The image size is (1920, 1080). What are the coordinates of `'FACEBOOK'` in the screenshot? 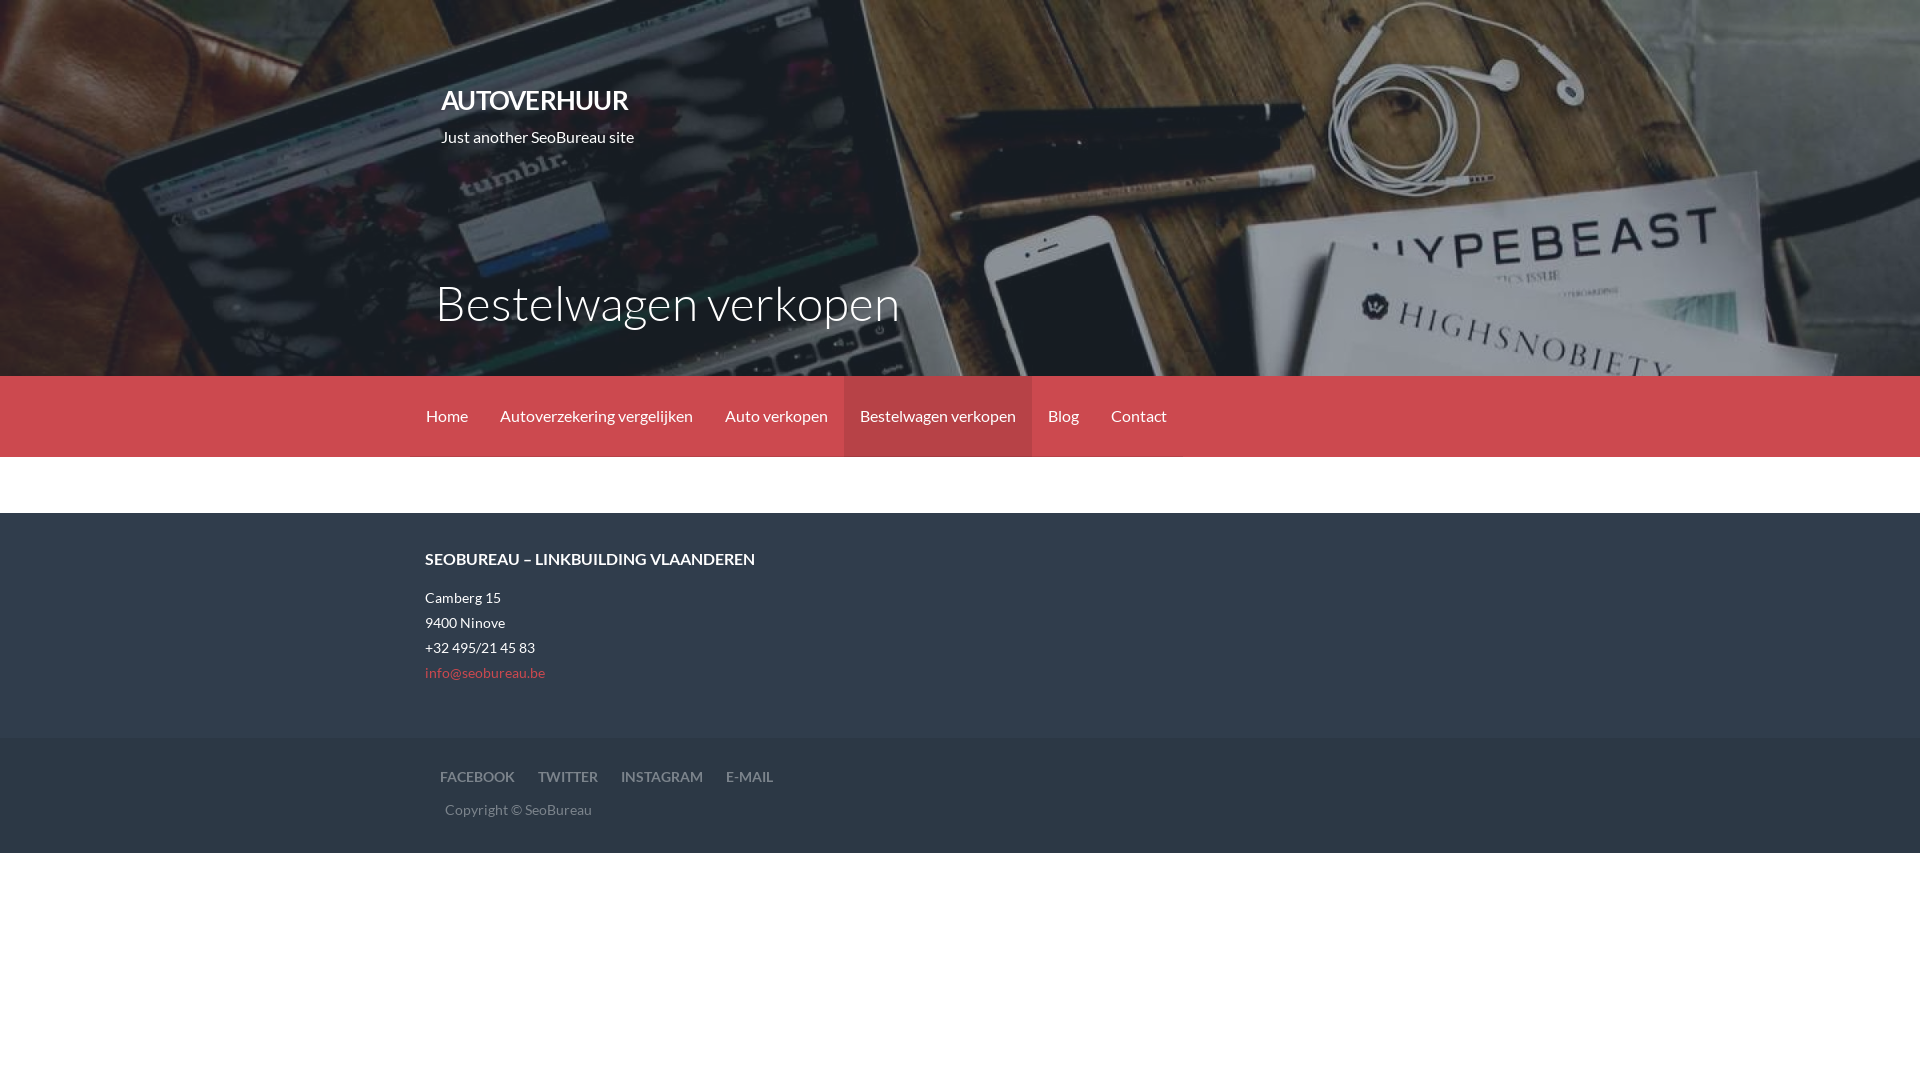 It's located at (476, 775).